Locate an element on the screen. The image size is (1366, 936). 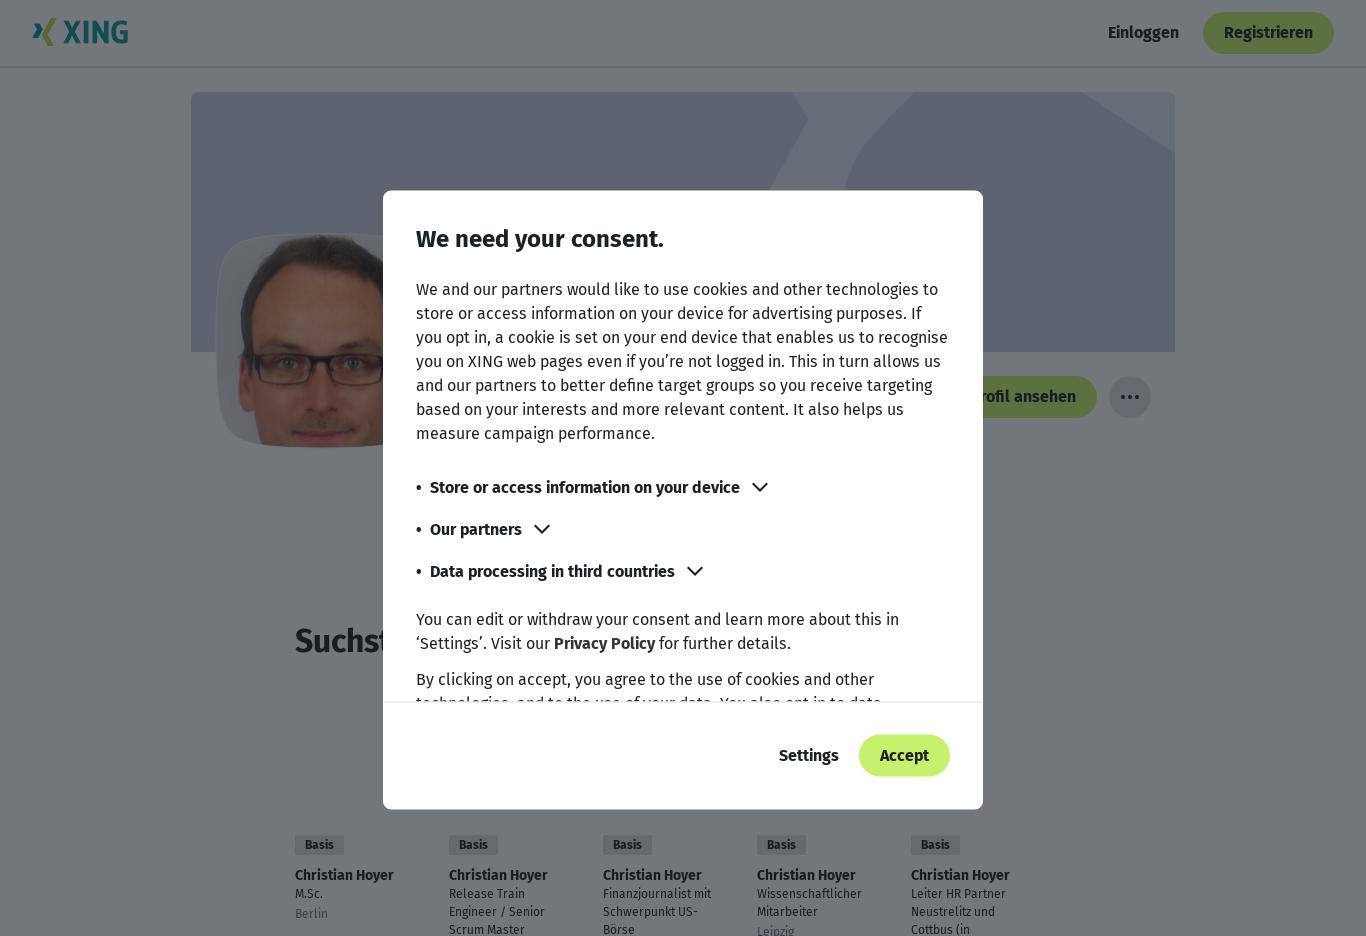
'Angestellt, Senior Referent Bilanzierung, KfW Bankengruppe' is located at coordinates (704, 449).